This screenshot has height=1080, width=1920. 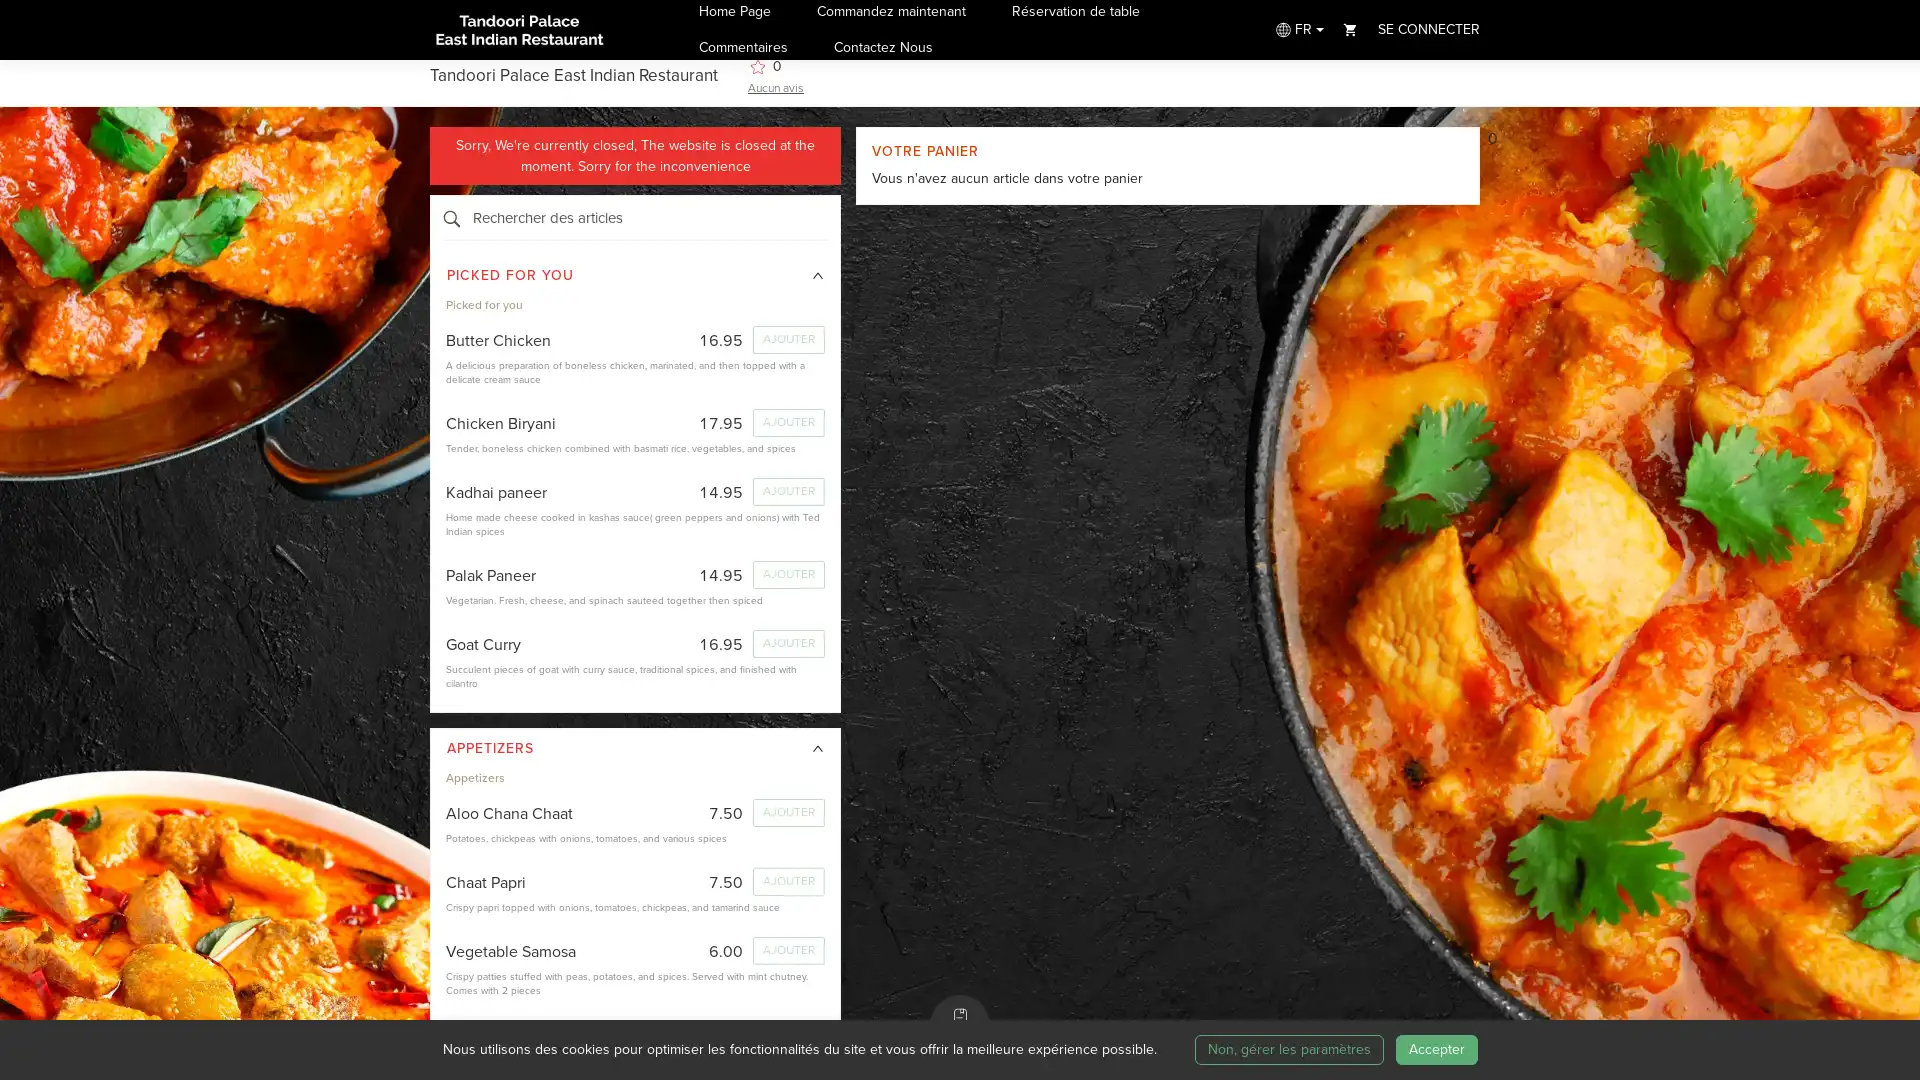 What do you see at coordinates (960, 1025) in the screenshot?
I see `MENU` at bounding box center [960, 1025].